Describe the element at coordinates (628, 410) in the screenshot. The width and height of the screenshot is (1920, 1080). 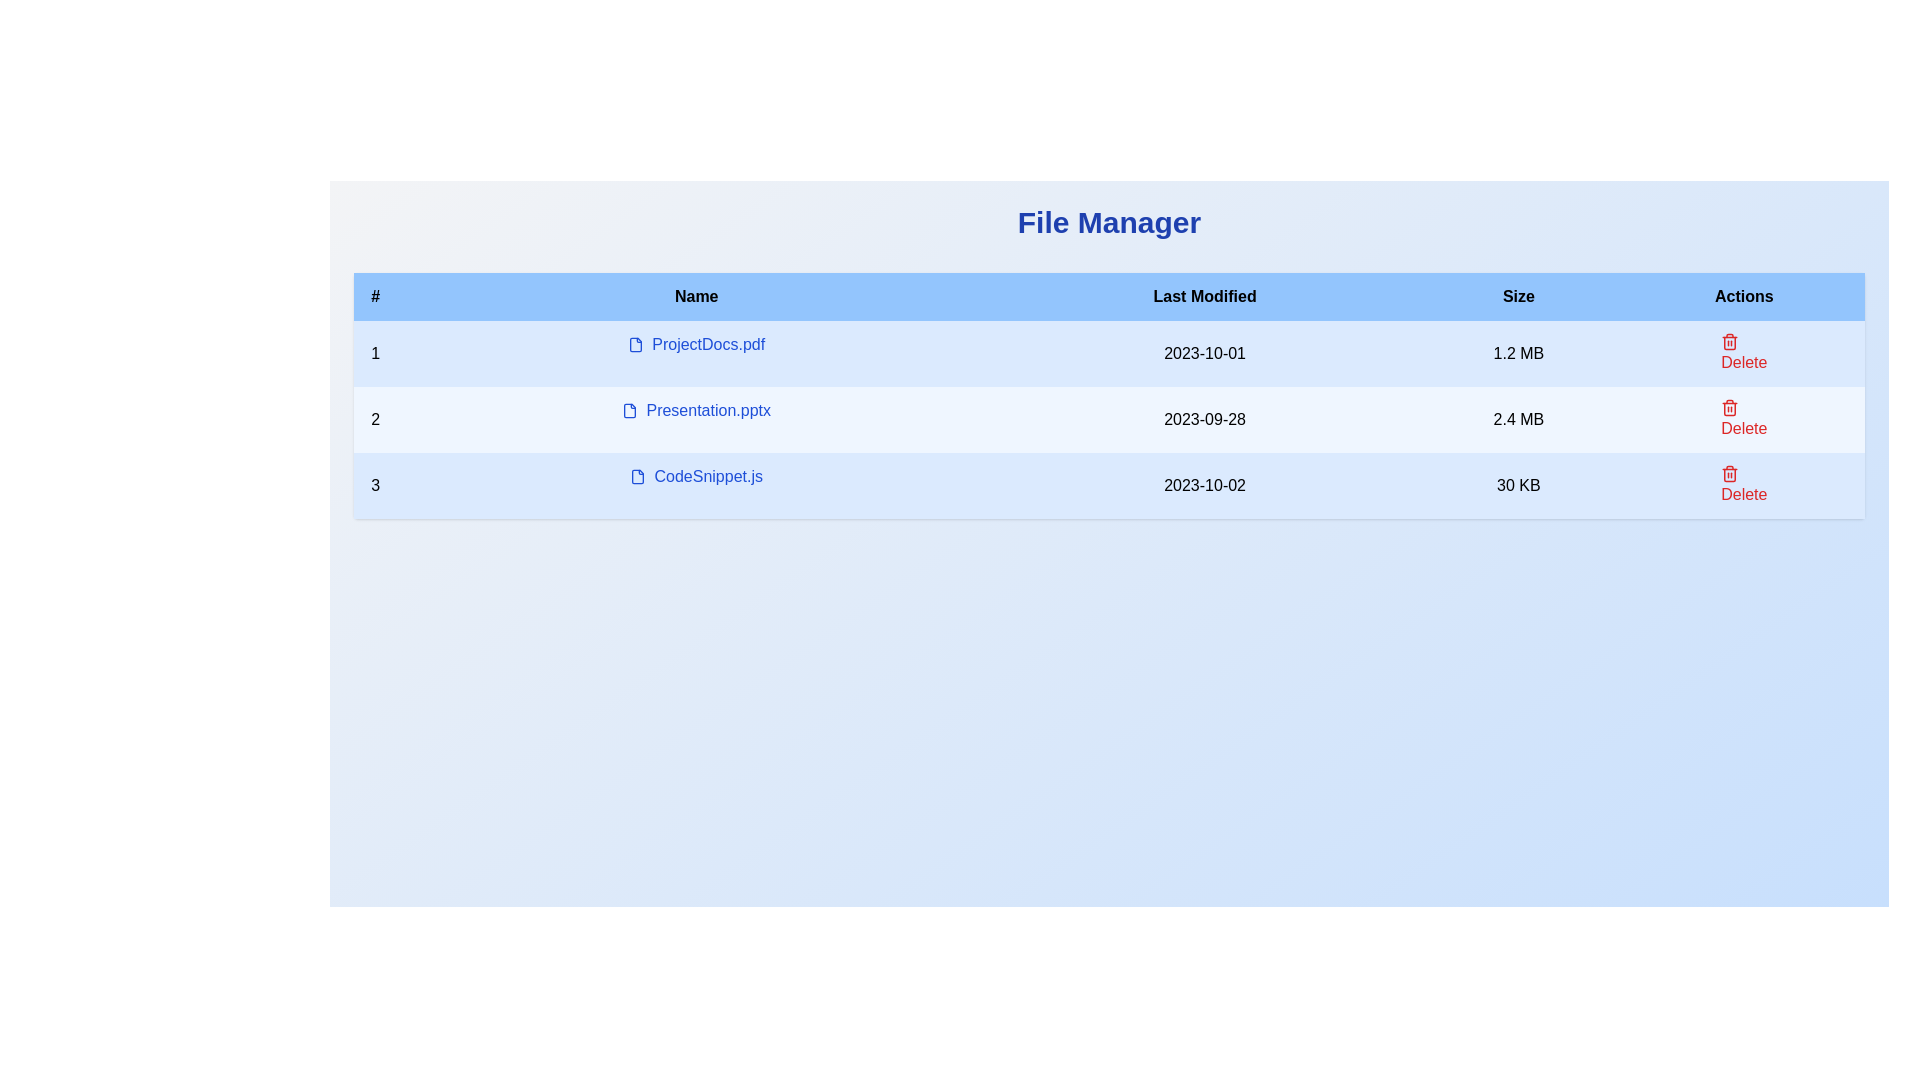
I see `the file type icon located in the 'Name' column of the second row, which is positioned` at that location.